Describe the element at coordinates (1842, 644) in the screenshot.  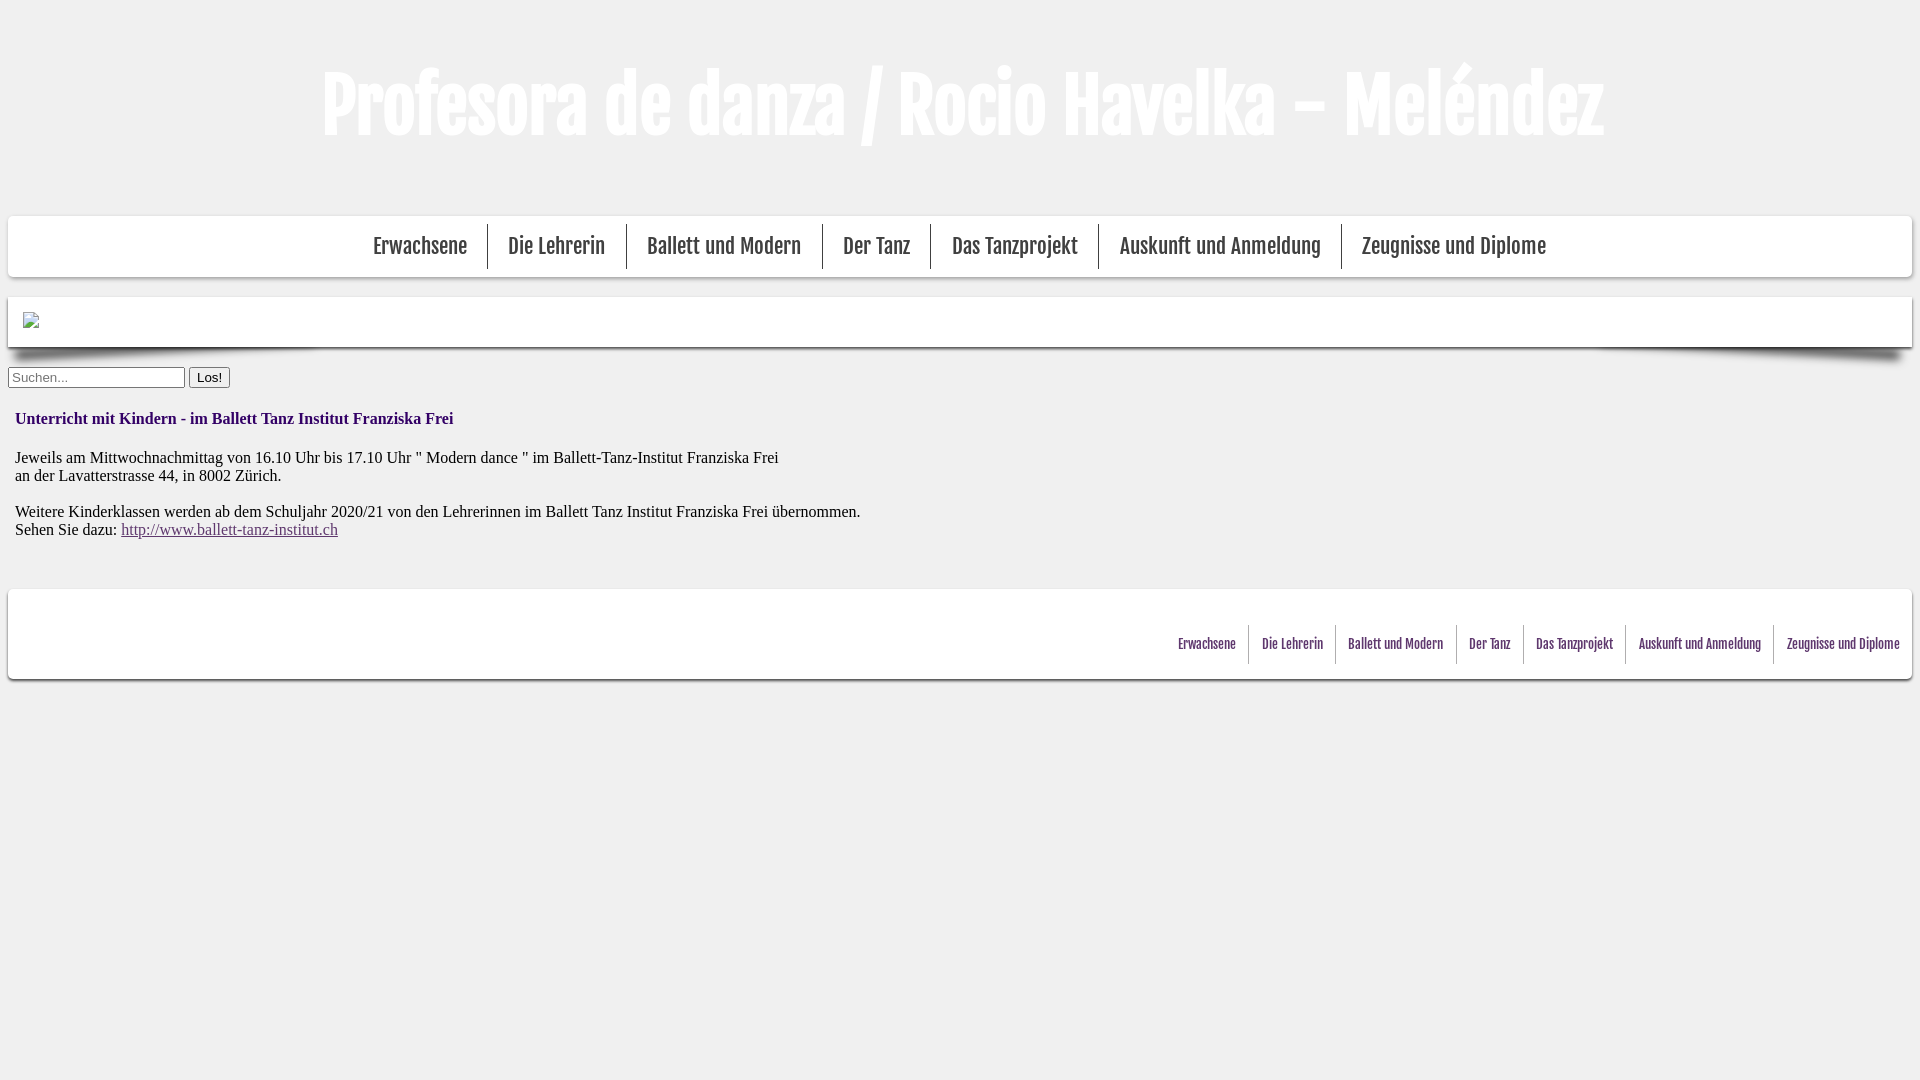
I see `'Zeugnisse und Diplome'` at that location.